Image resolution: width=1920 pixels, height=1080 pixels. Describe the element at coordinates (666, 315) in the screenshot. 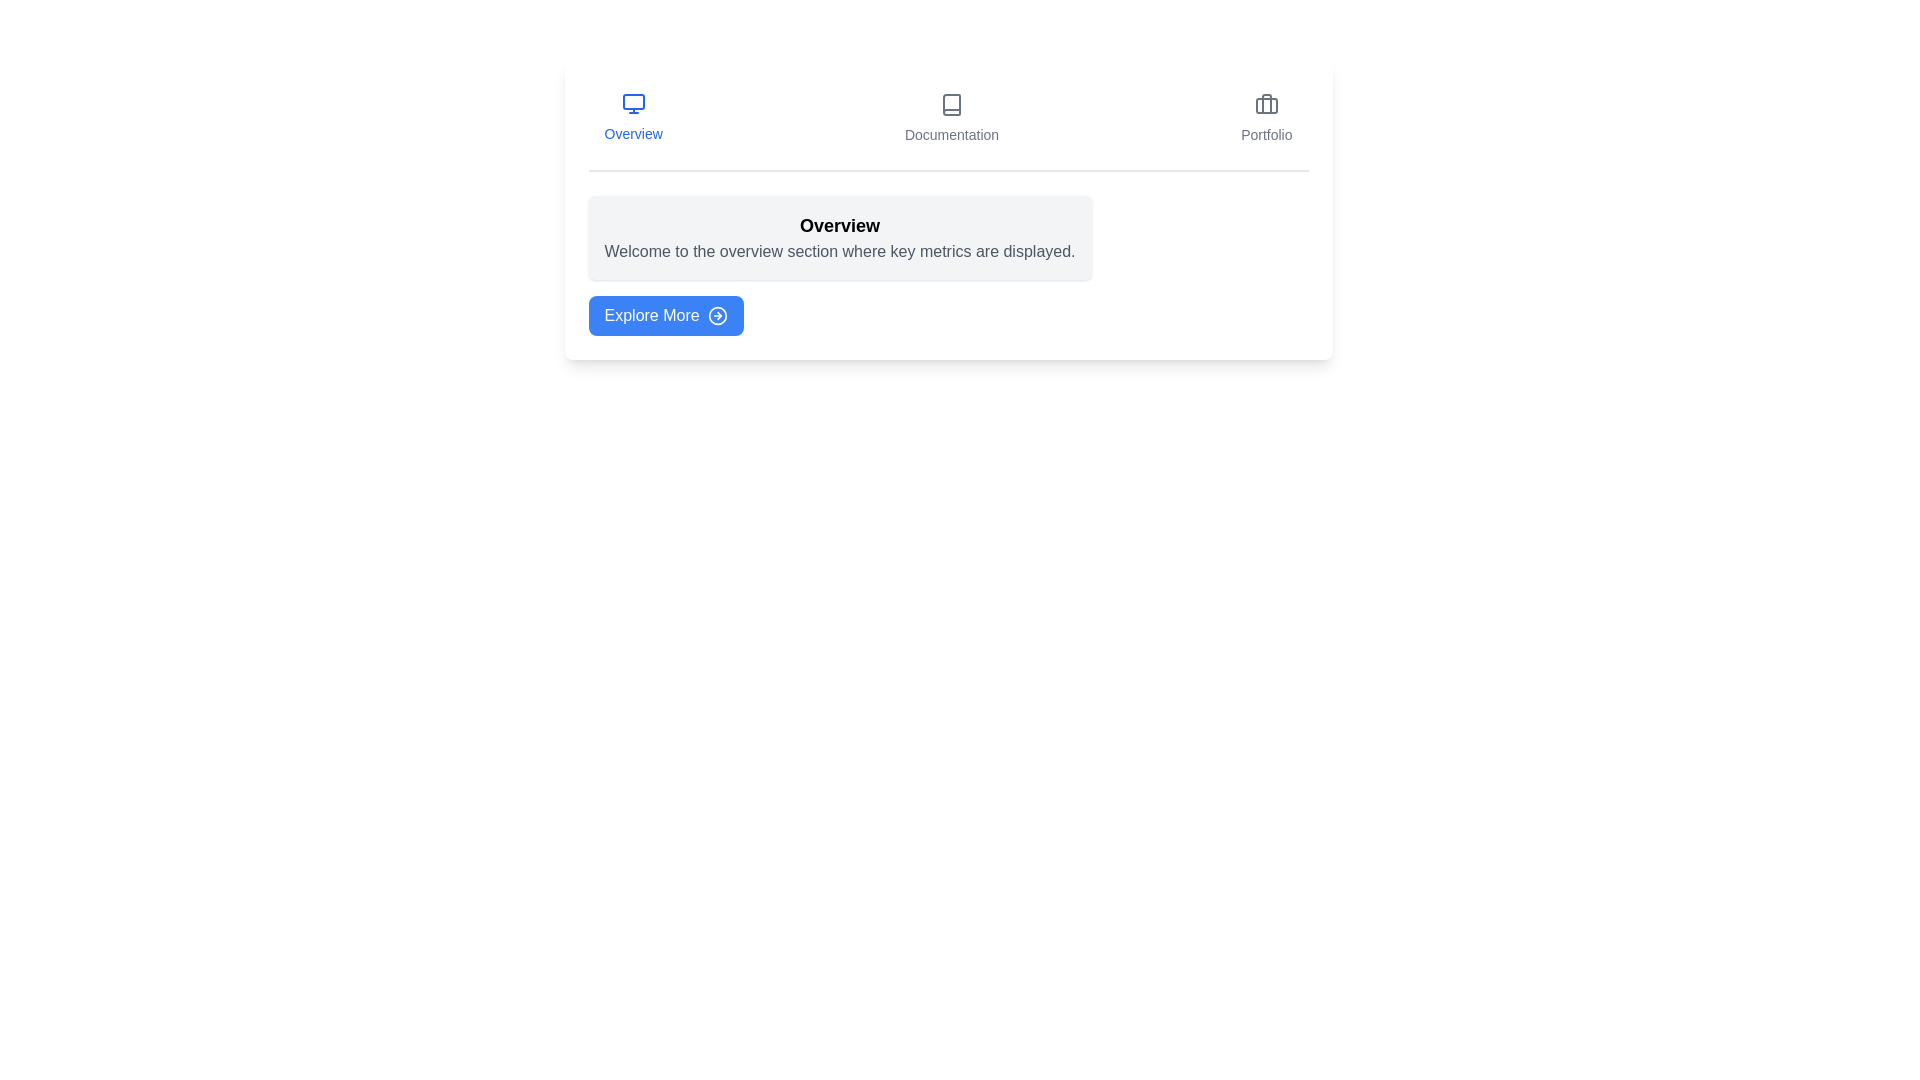

I see `the 'Explore More' button to navigate to additional content` at that location.